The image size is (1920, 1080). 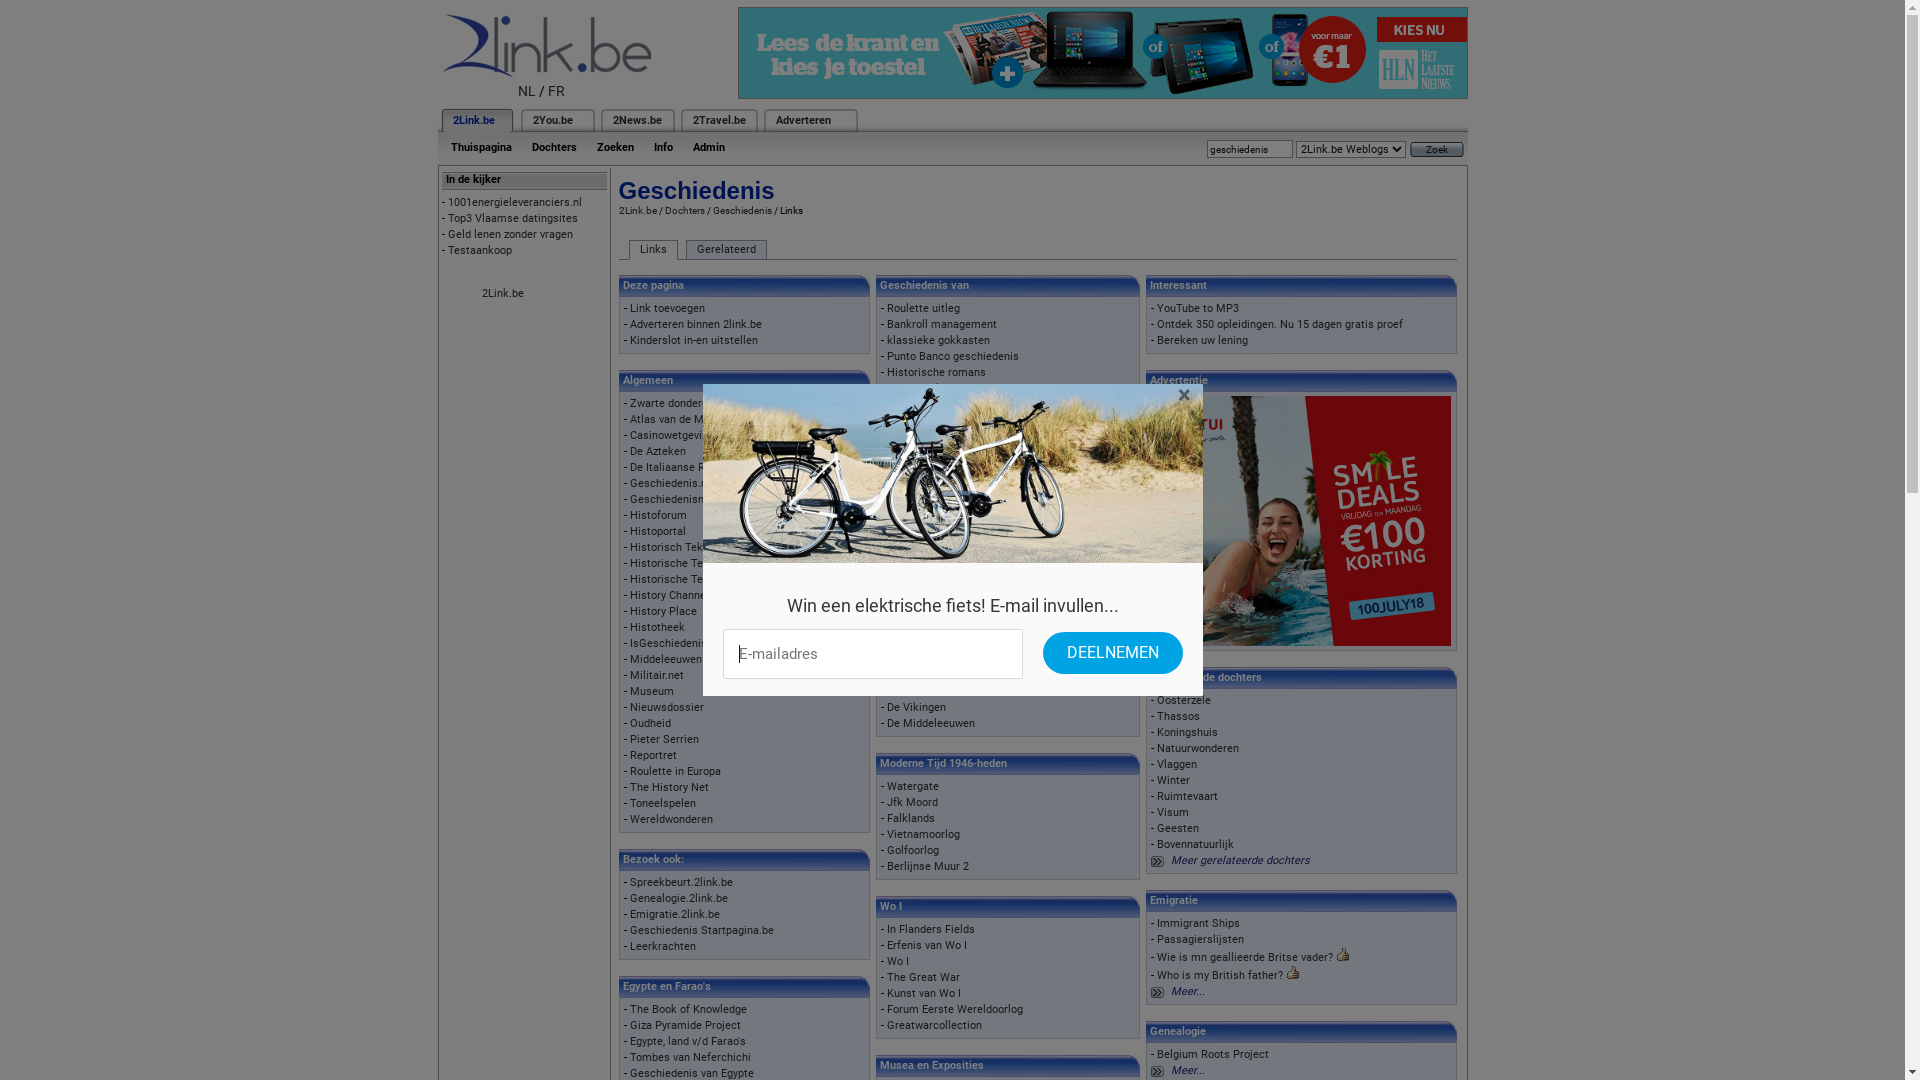 I want to click on 'Tombes van Neferchichi', so click(x=690, y=1056).